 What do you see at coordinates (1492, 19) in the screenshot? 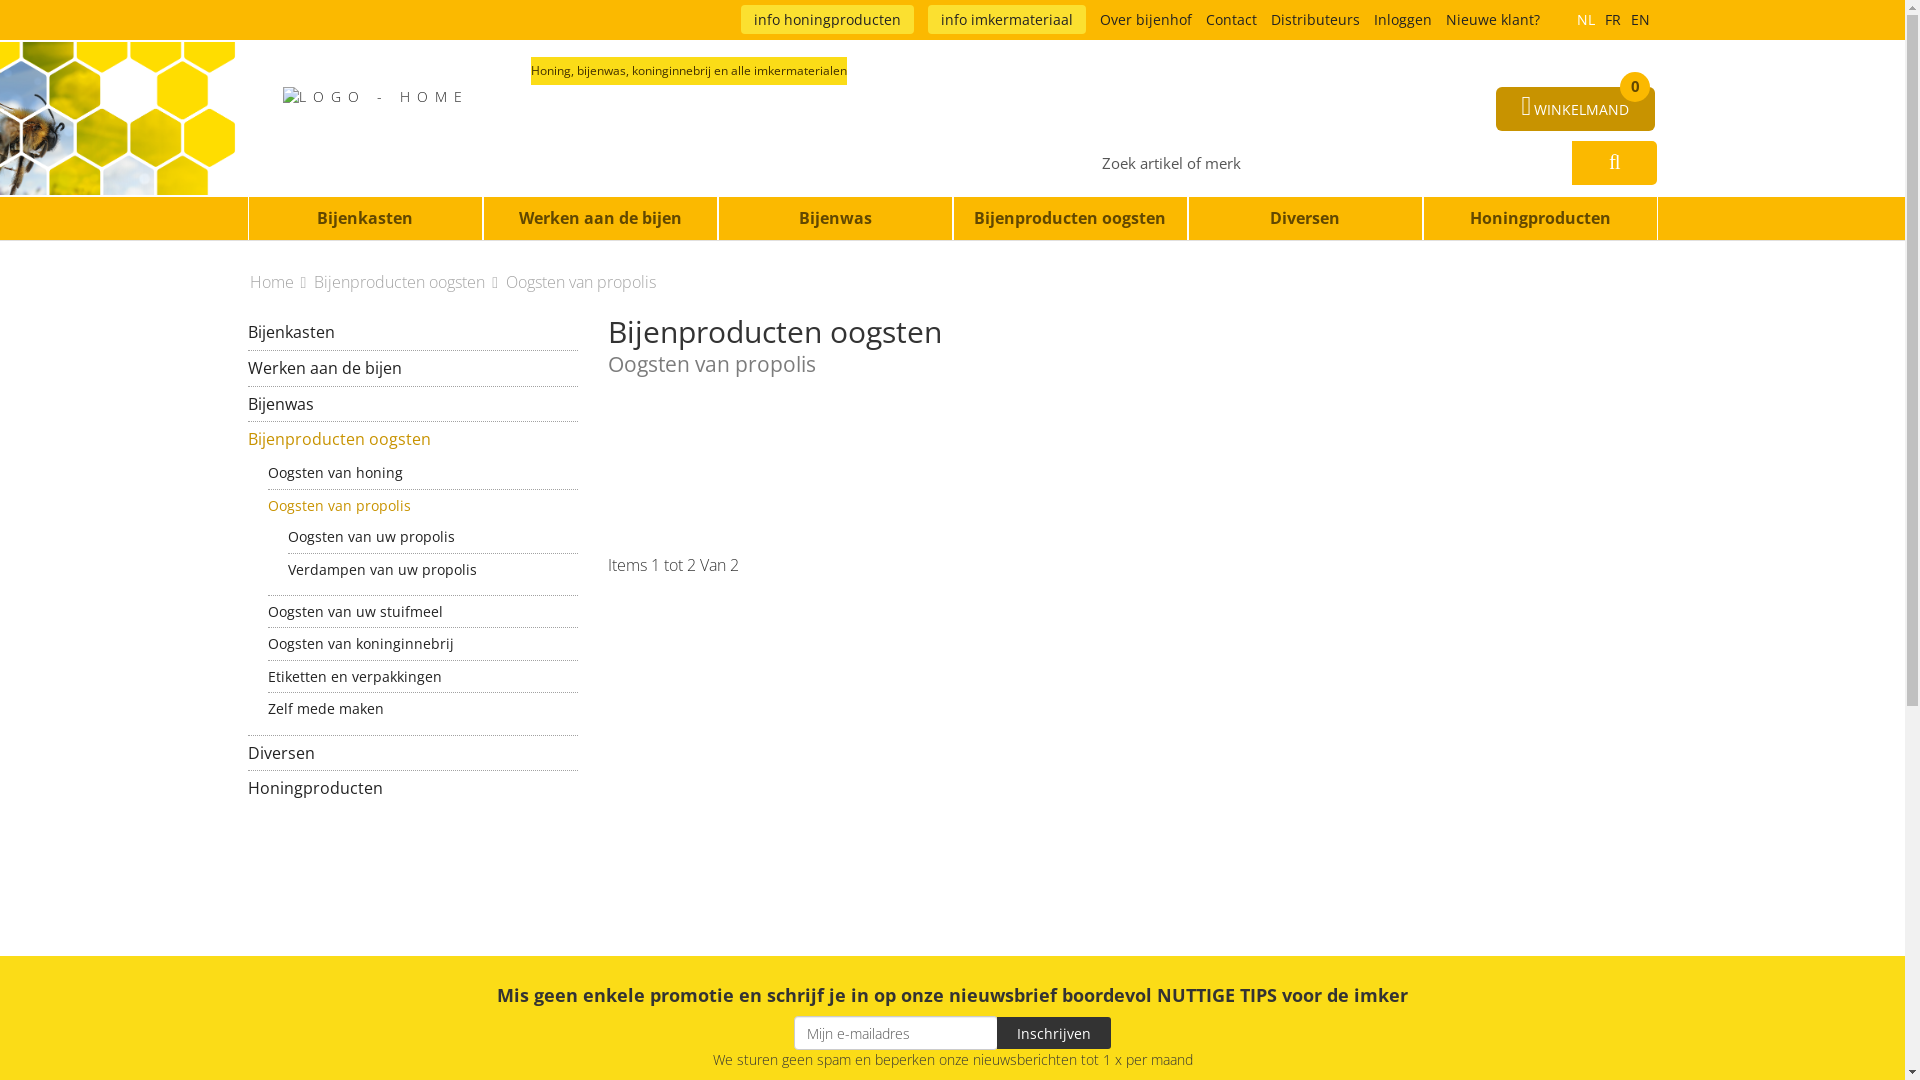
I see `'Nieuwe klant?'` at bounding box center [1492, 19].